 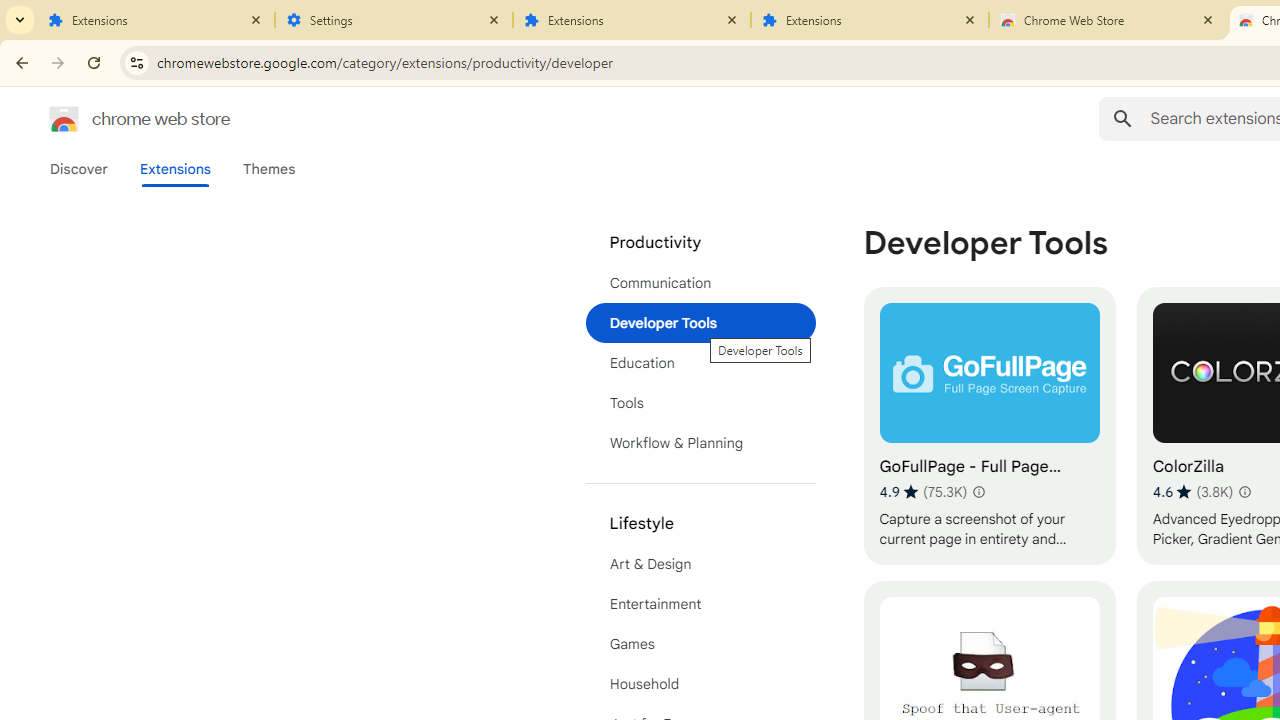 What do you see at coordinates (394, 20) in the screenshot?
I see `'Settings'` at bounding box center [394, 20].